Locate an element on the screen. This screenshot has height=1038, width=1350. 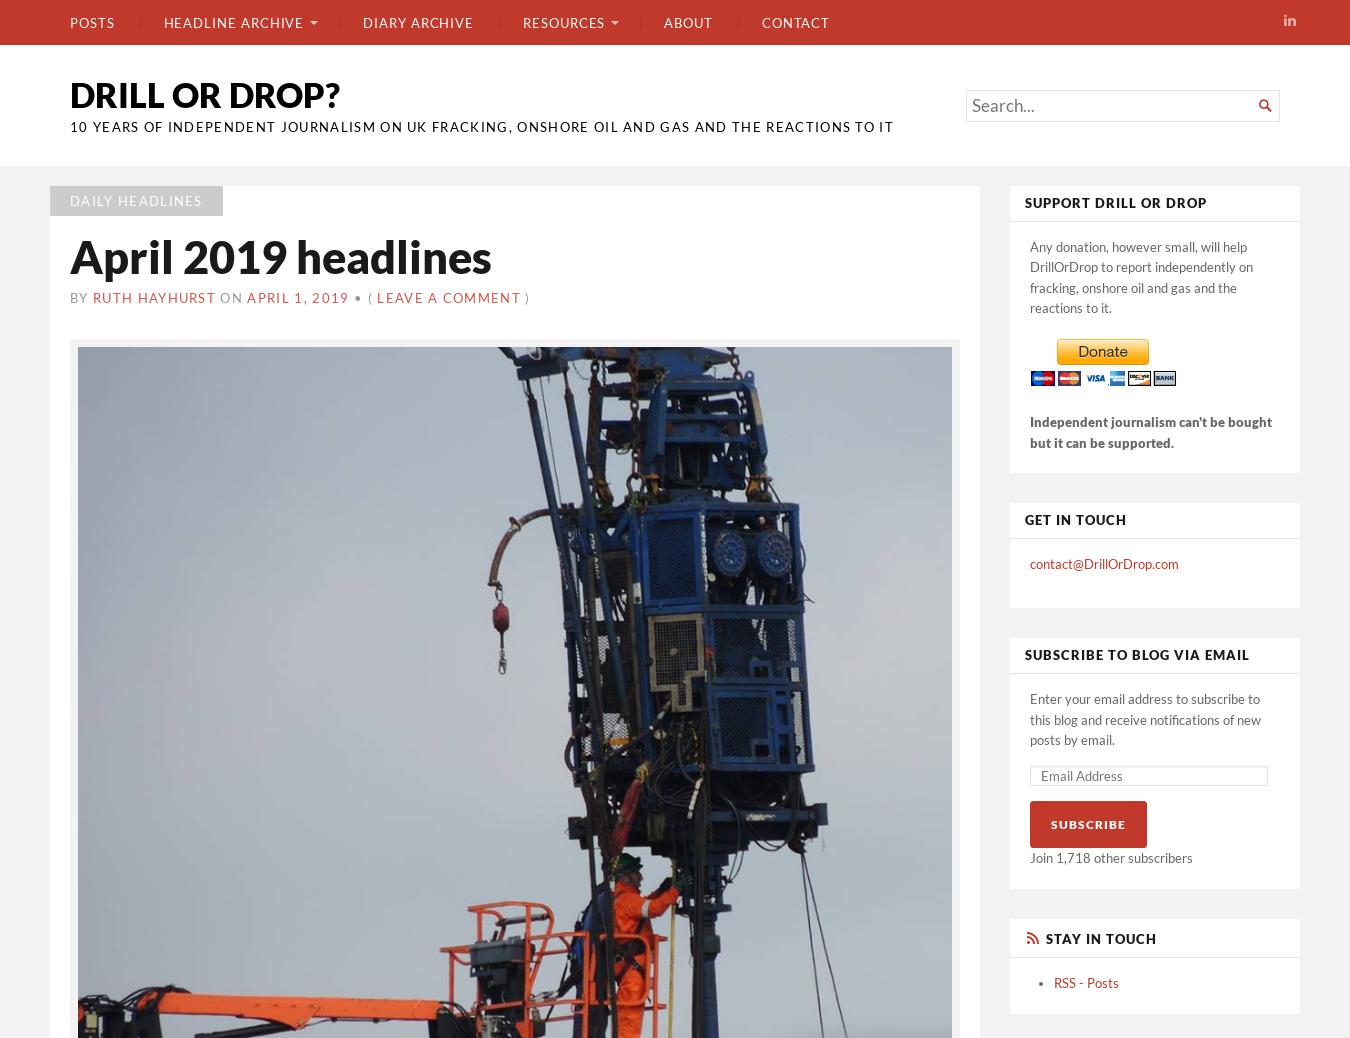
'Posts' is located at coordinates (69, 21).